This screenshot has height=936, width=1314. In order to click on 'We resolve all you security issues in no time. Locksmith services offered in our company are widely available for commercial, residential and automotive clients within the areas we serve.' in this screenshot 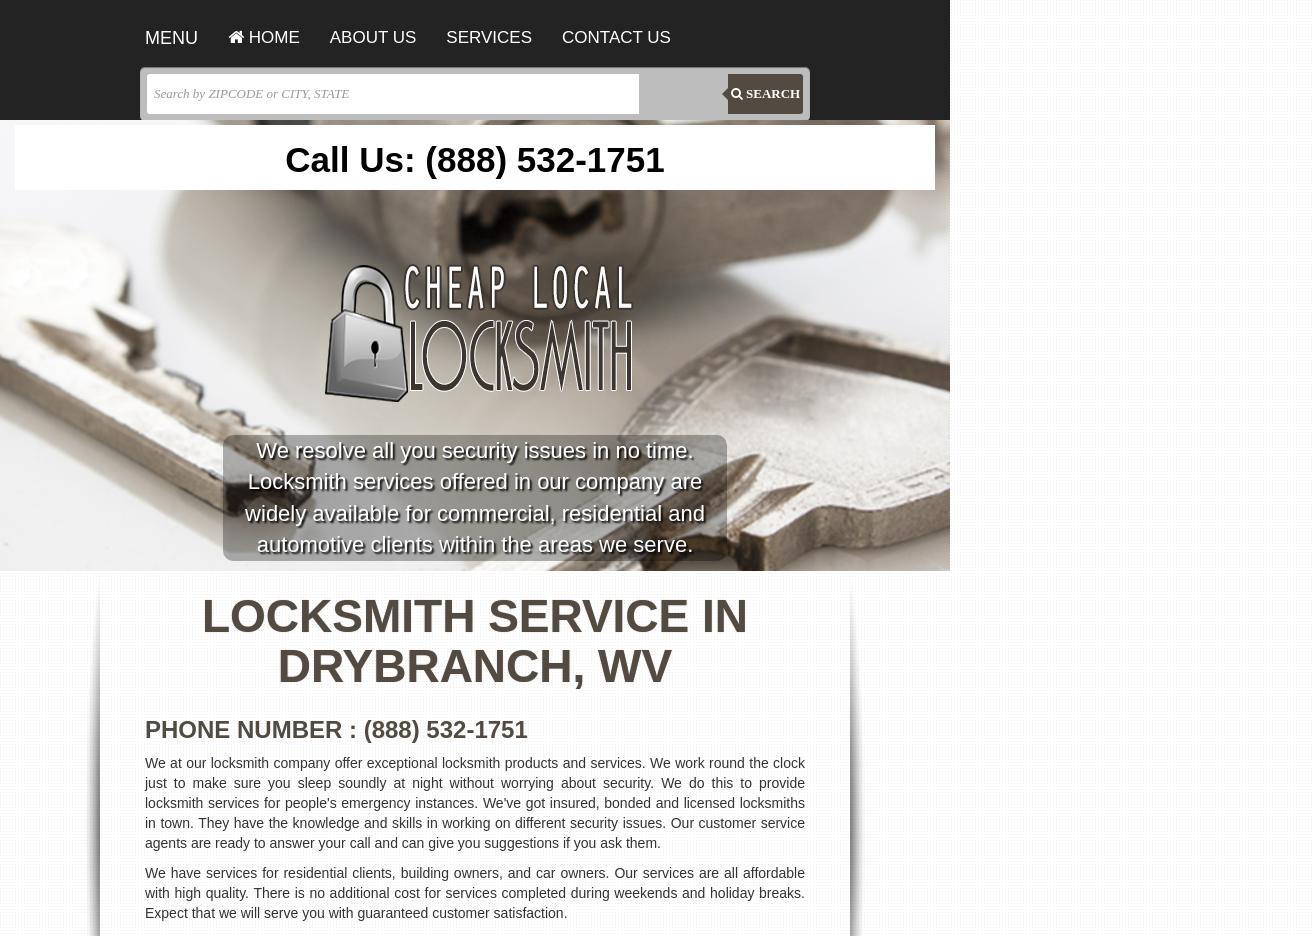, I will do `click(473, 496)`.